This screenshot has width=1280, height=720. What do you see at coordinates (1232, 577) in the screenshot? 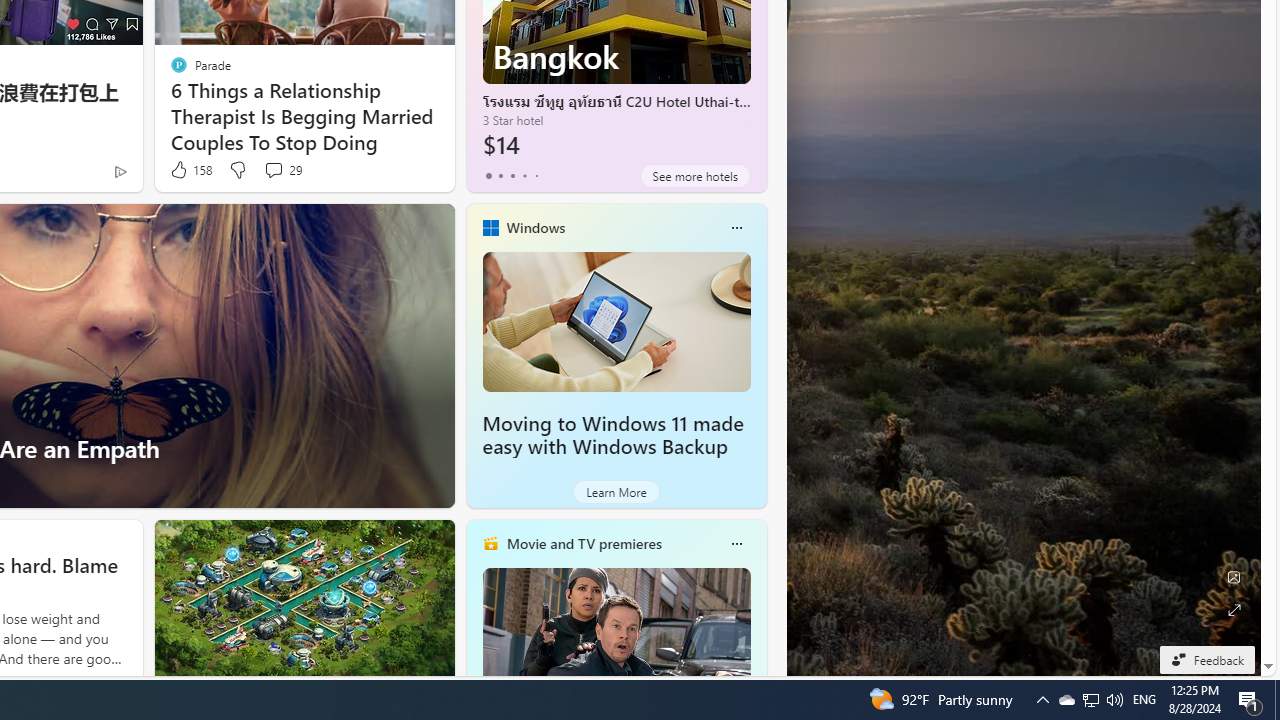
I see `'Edit Background'` at bounding box center [1232, 577].